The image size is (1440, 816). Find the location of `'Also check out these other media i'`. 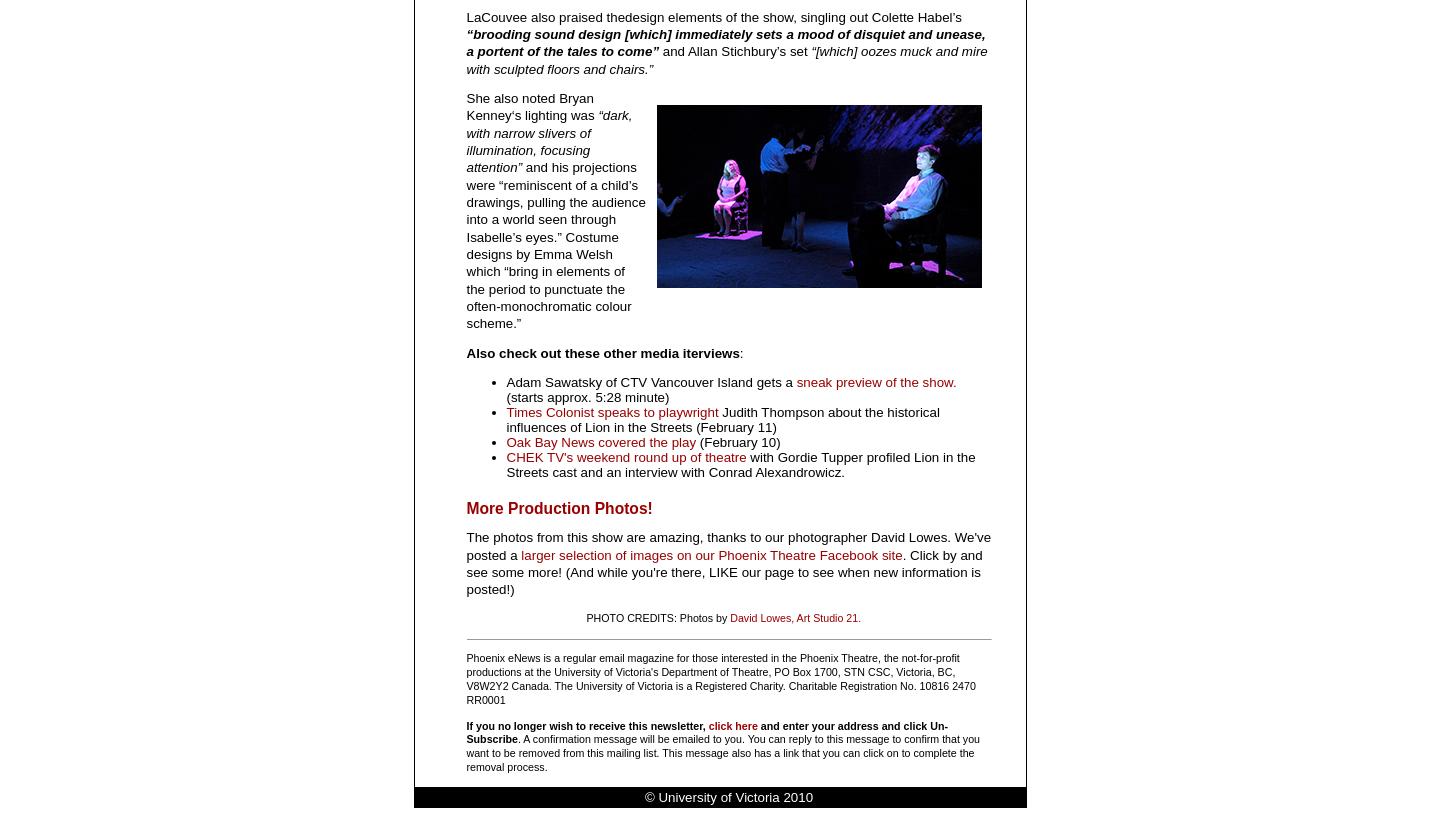

'Also check out these other media i' is located at coordinates (465, 352).